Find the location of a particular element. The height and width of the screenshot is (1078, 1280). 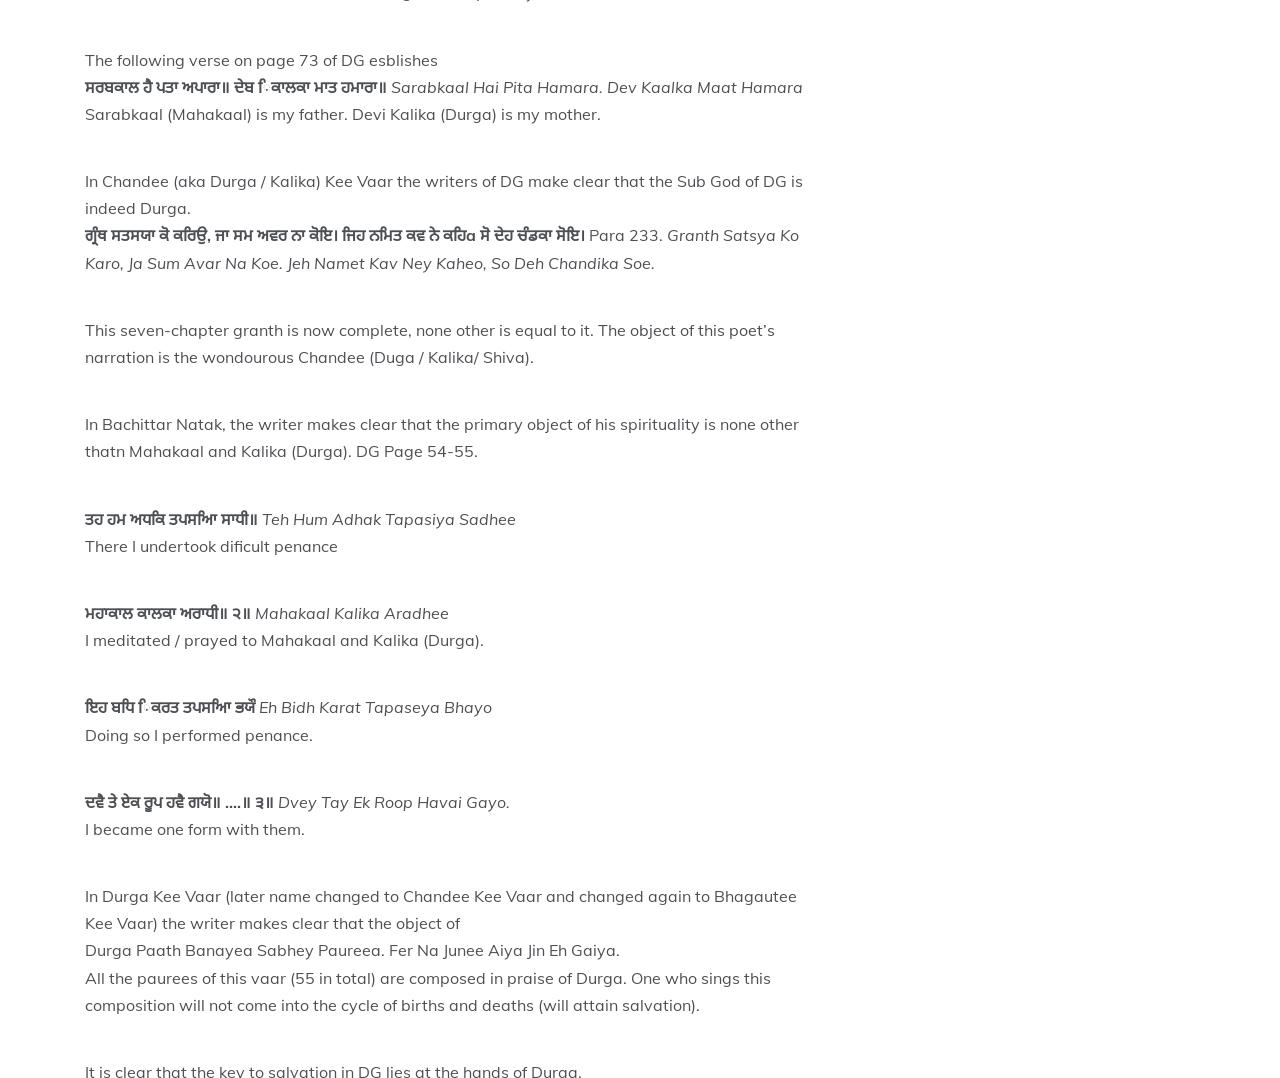

'Teh Hum Adhak Tapasiya Sadhee' is located at coordinates (388, 517).